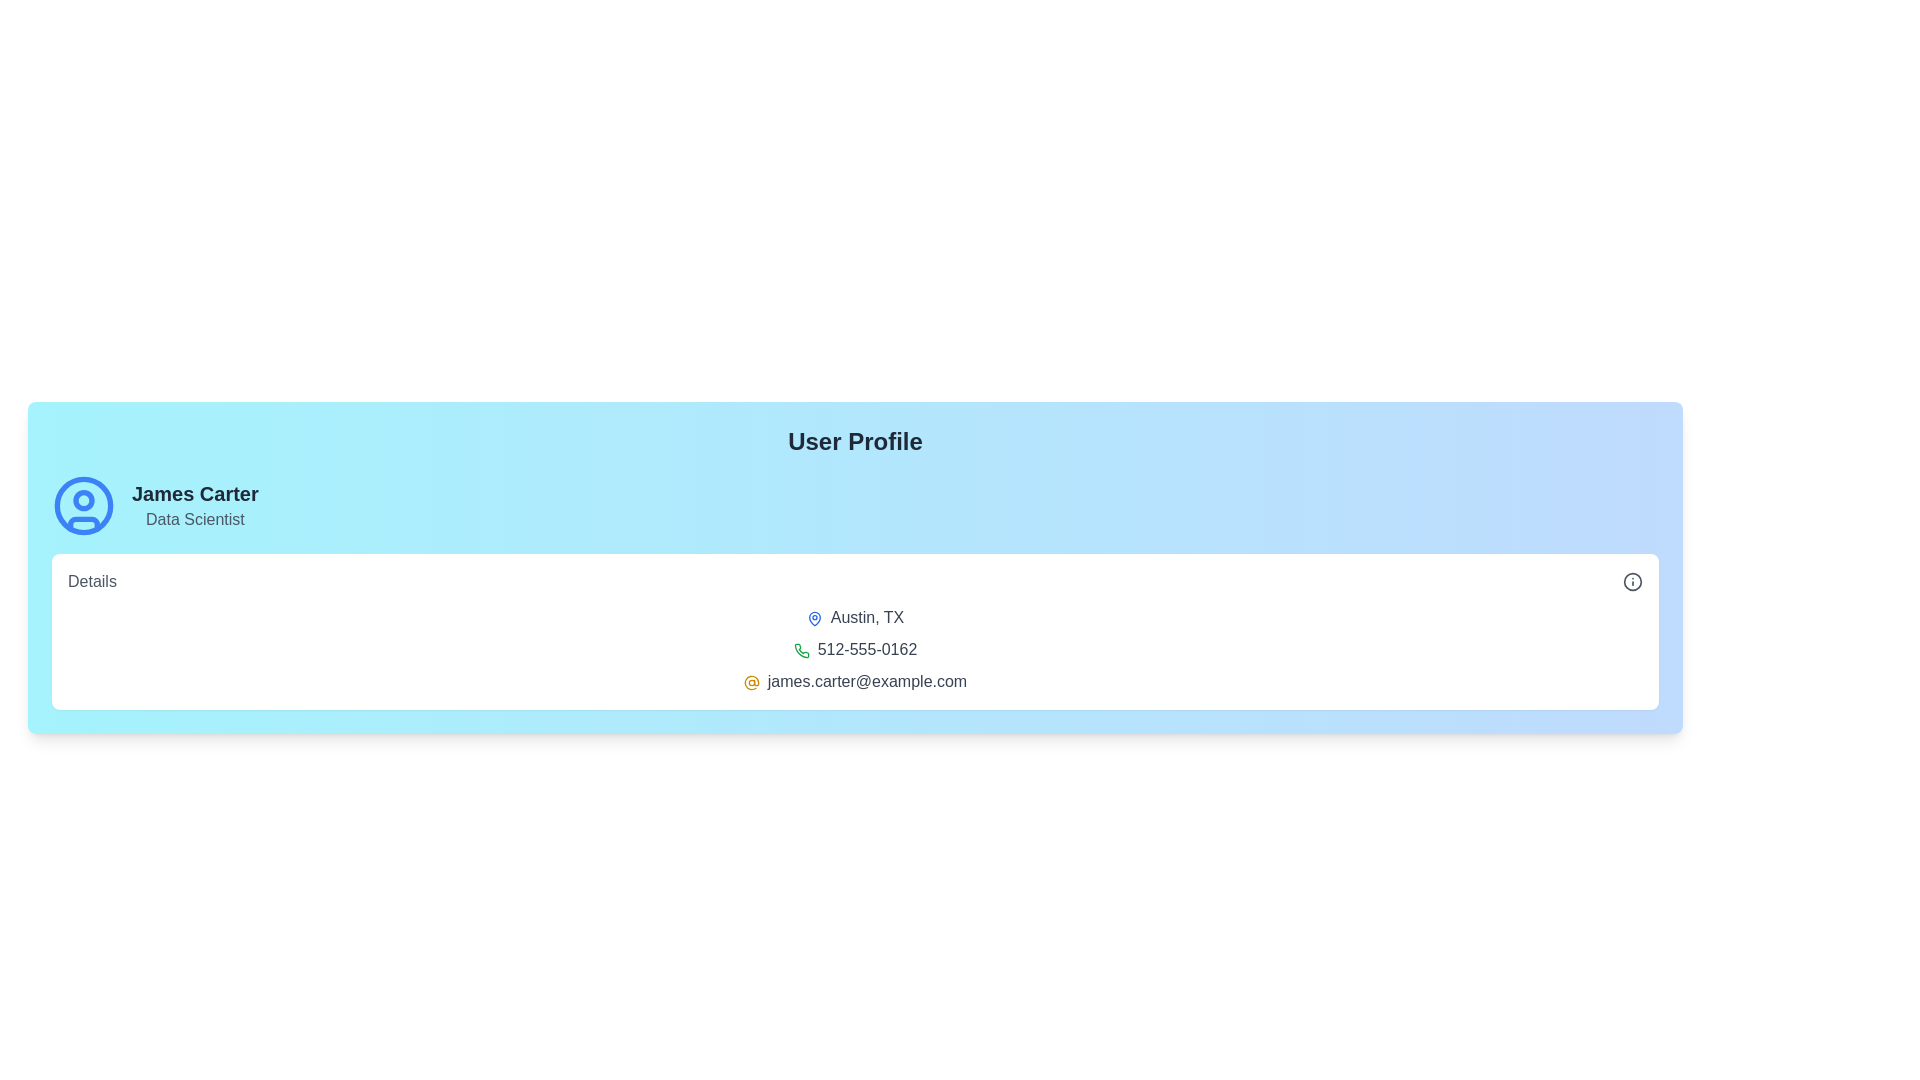 This screenshot has width=1920, height=1080. I want to click on the circular icon with a border containing an exclamation mark, located to the right of the 'Details' text, so click(1632, 582).